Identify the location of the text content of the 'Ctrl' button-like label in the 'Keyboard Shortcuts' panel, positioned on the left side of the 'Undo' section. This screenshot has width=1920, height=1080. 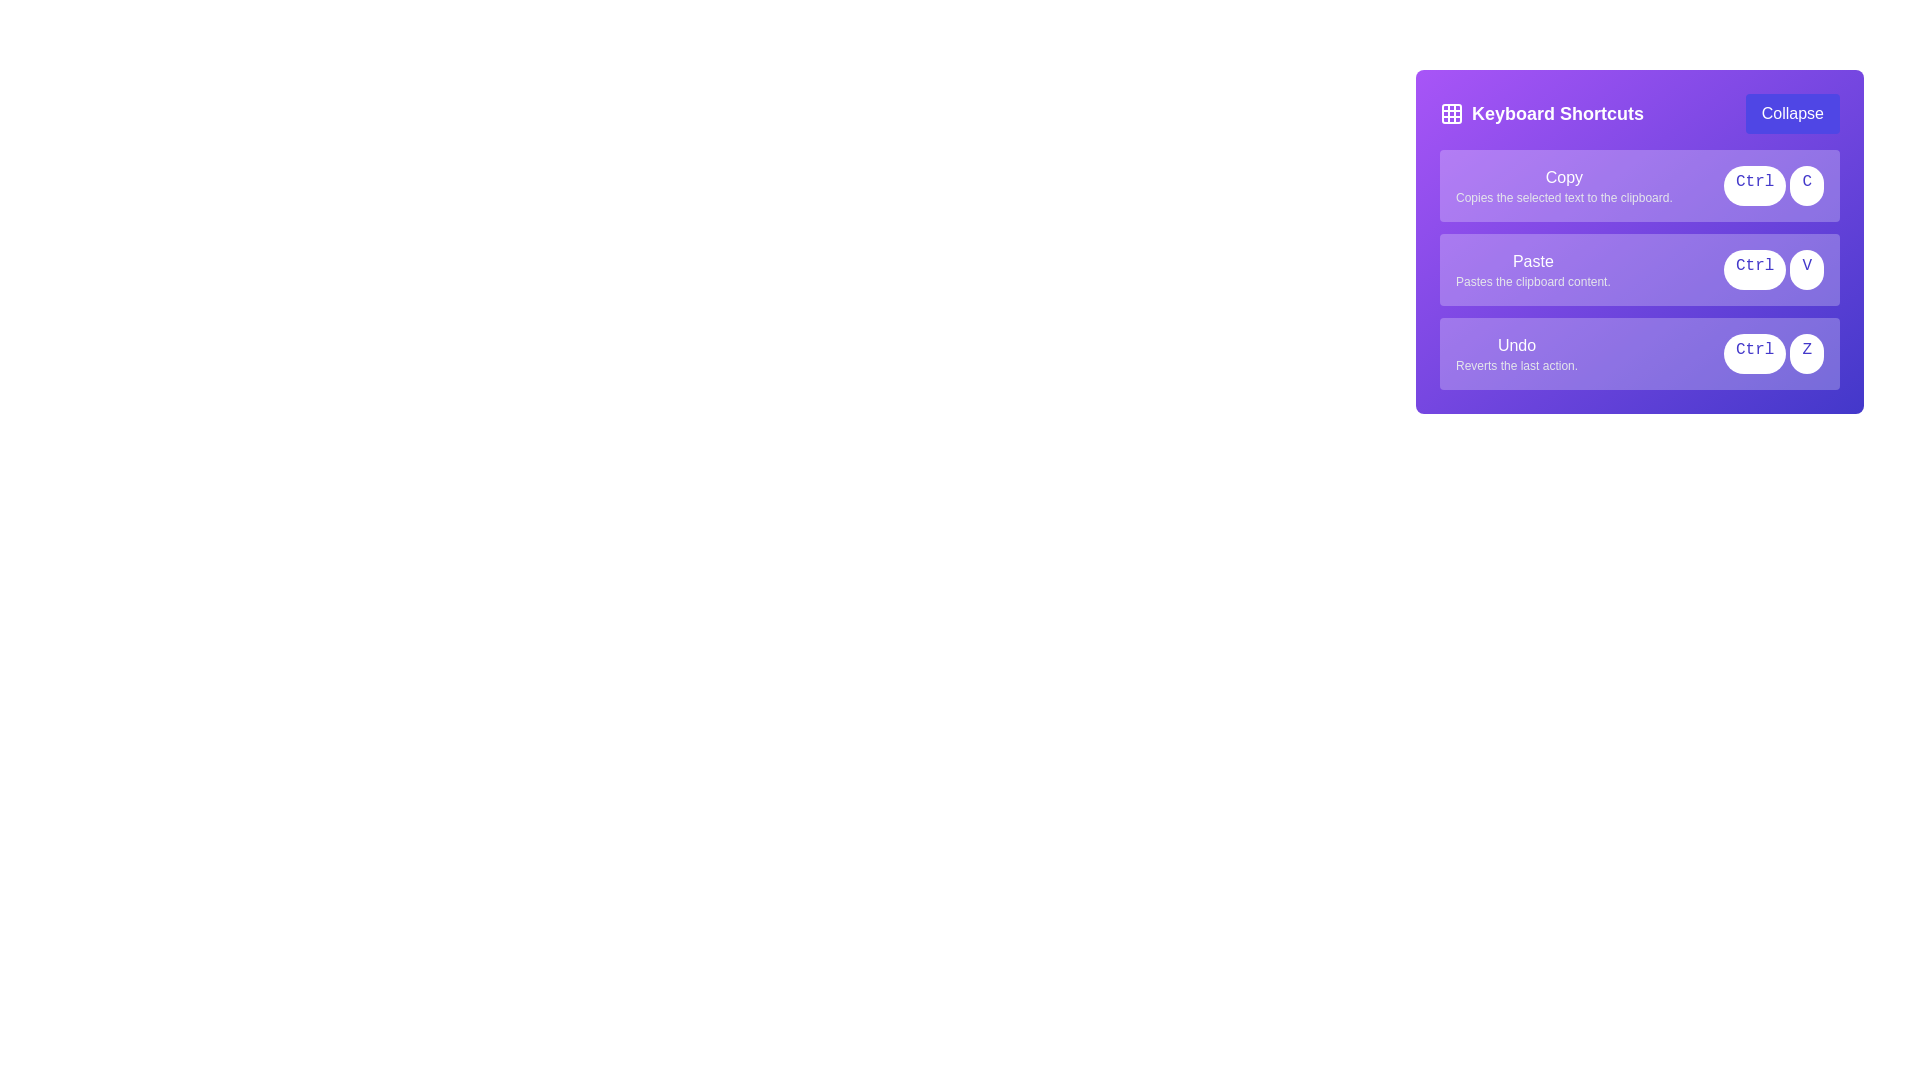
(1754, 353).